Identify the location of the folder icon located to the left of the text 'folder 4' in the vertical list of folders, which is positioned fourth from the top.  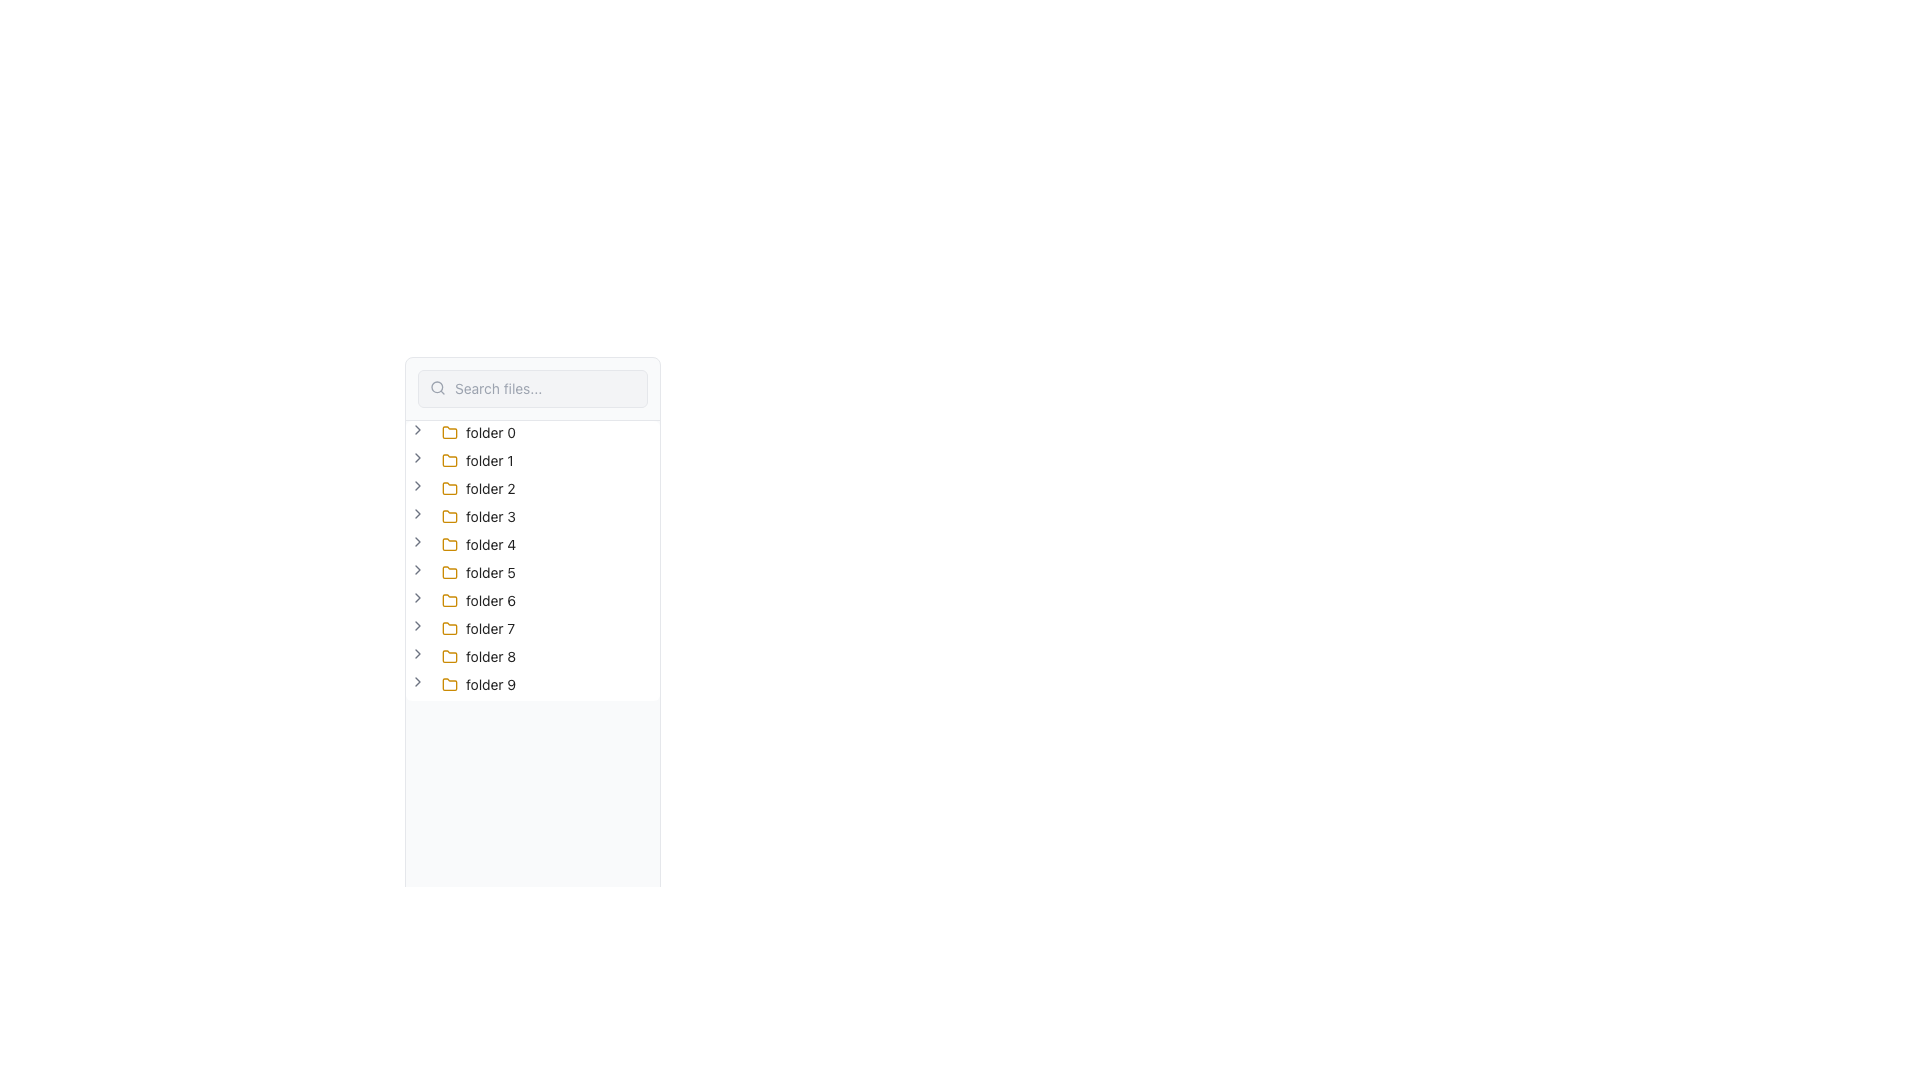
(449, 544).